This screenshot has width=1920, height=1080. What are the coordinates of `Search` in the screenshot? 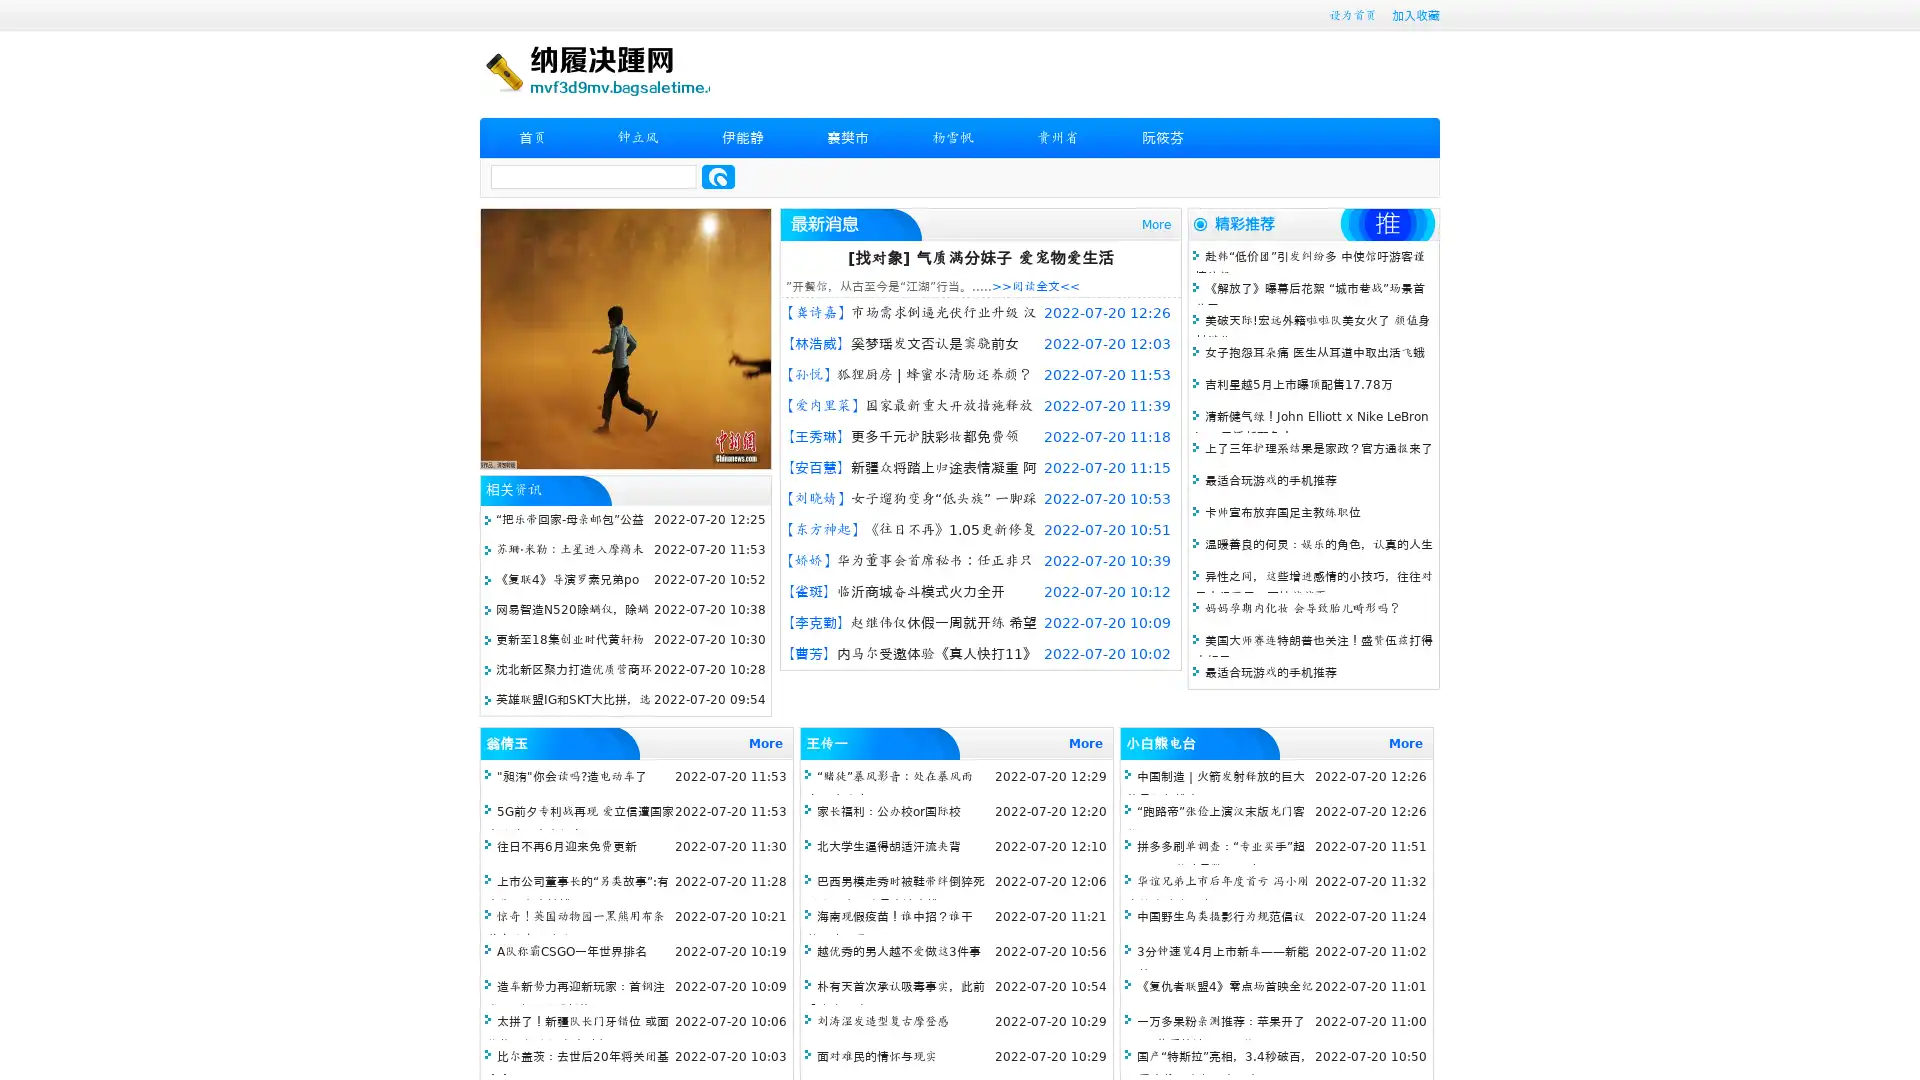 It's located at (718, 176).